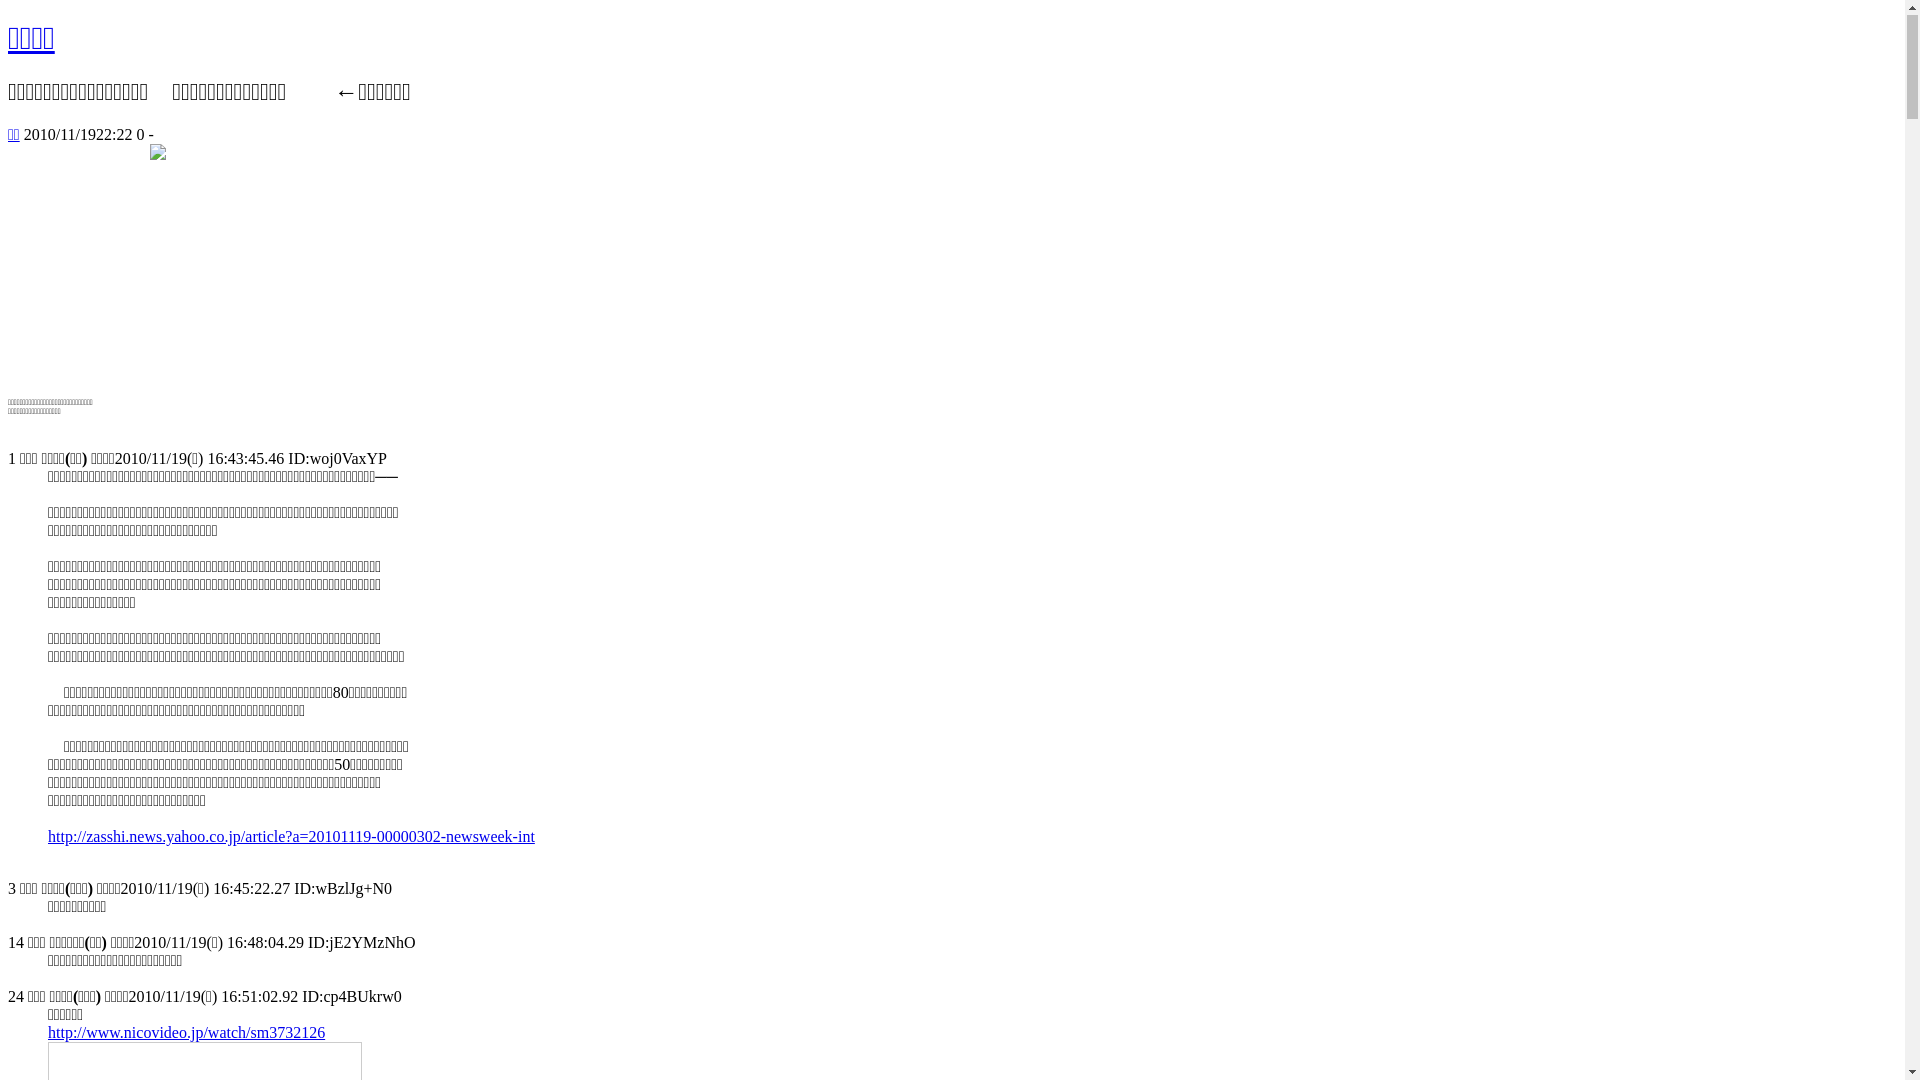 This screenshot has height=1080, width=1920. Describe the element at coordinates (186, 1033) in the screenshot. I see `'http://www.nicovideo.jp/watch/sm3732126'` at that location.